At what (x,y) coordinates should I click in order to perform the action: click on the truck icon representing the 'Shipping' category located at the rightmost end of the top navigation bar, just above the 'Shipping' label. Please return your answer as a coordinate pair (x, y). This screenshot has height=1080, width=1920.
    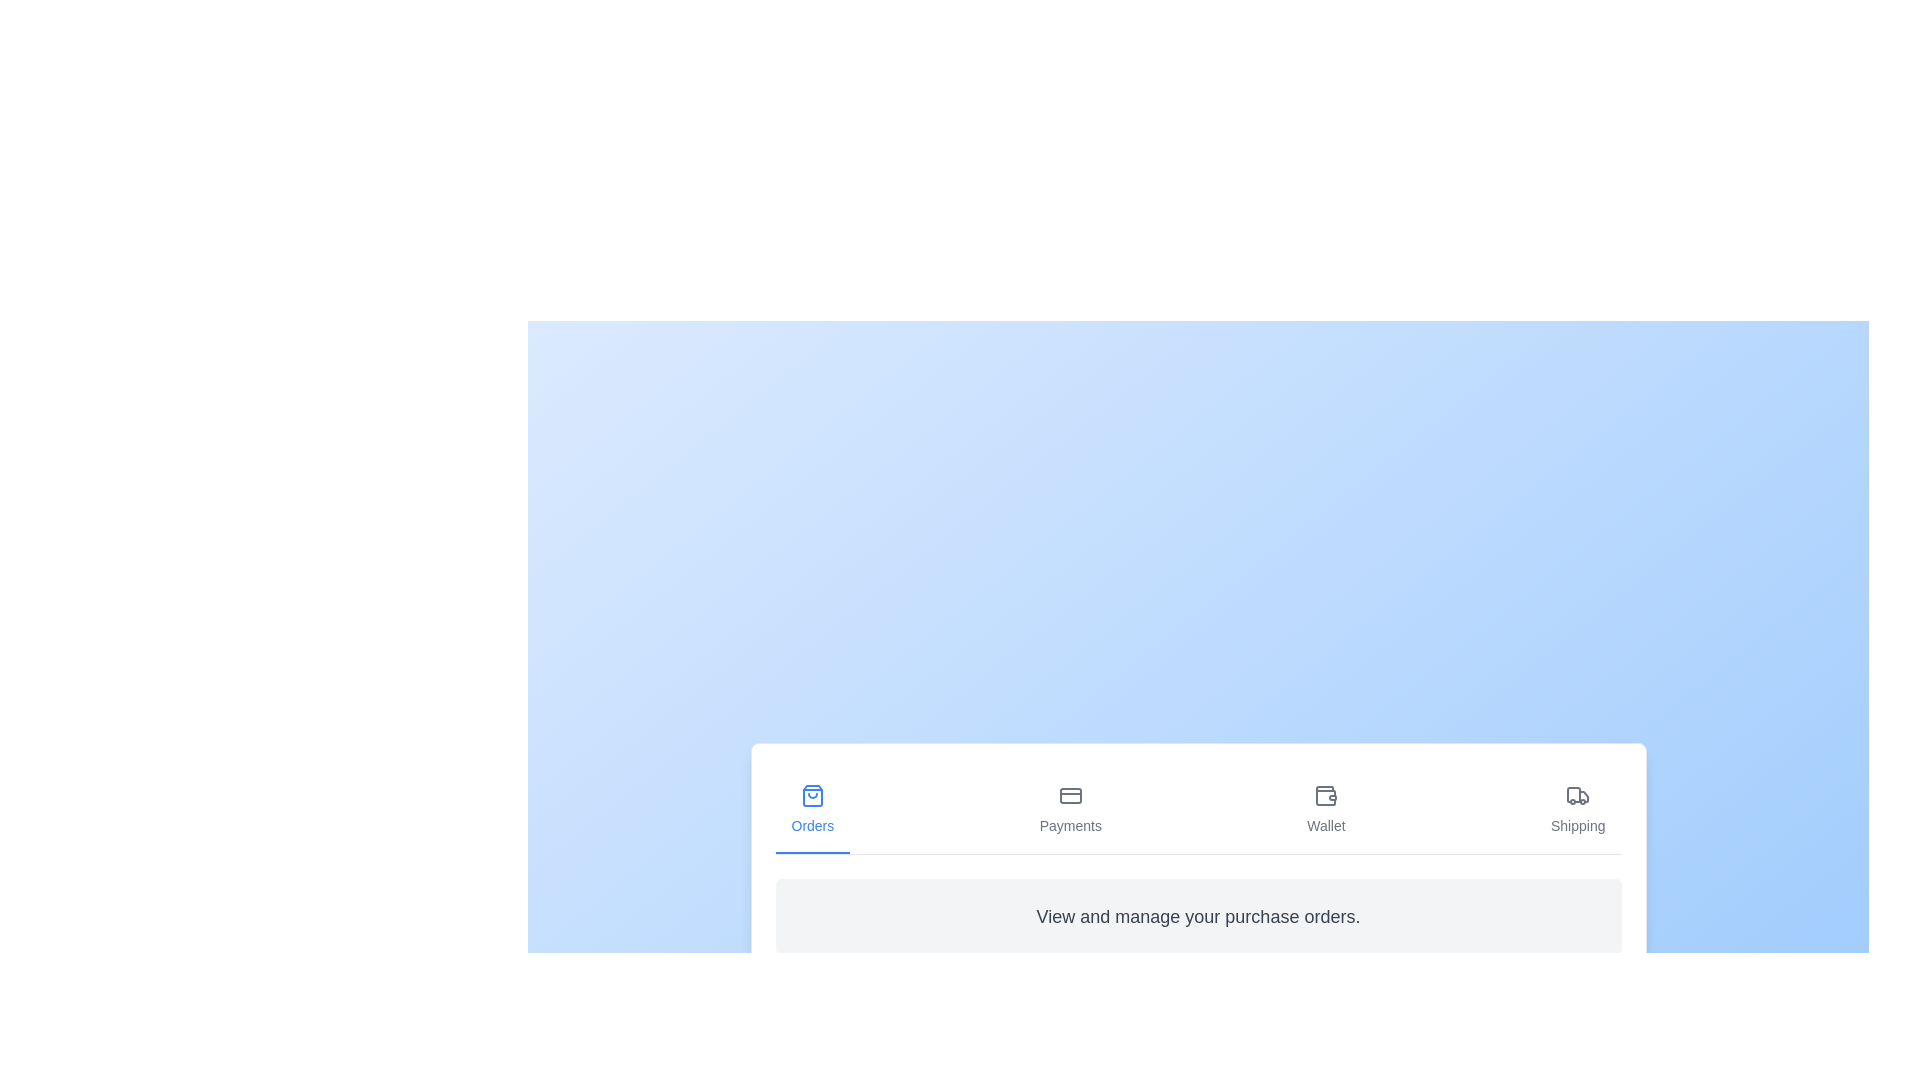
    Looking at the image, I should click on (1577, 794).